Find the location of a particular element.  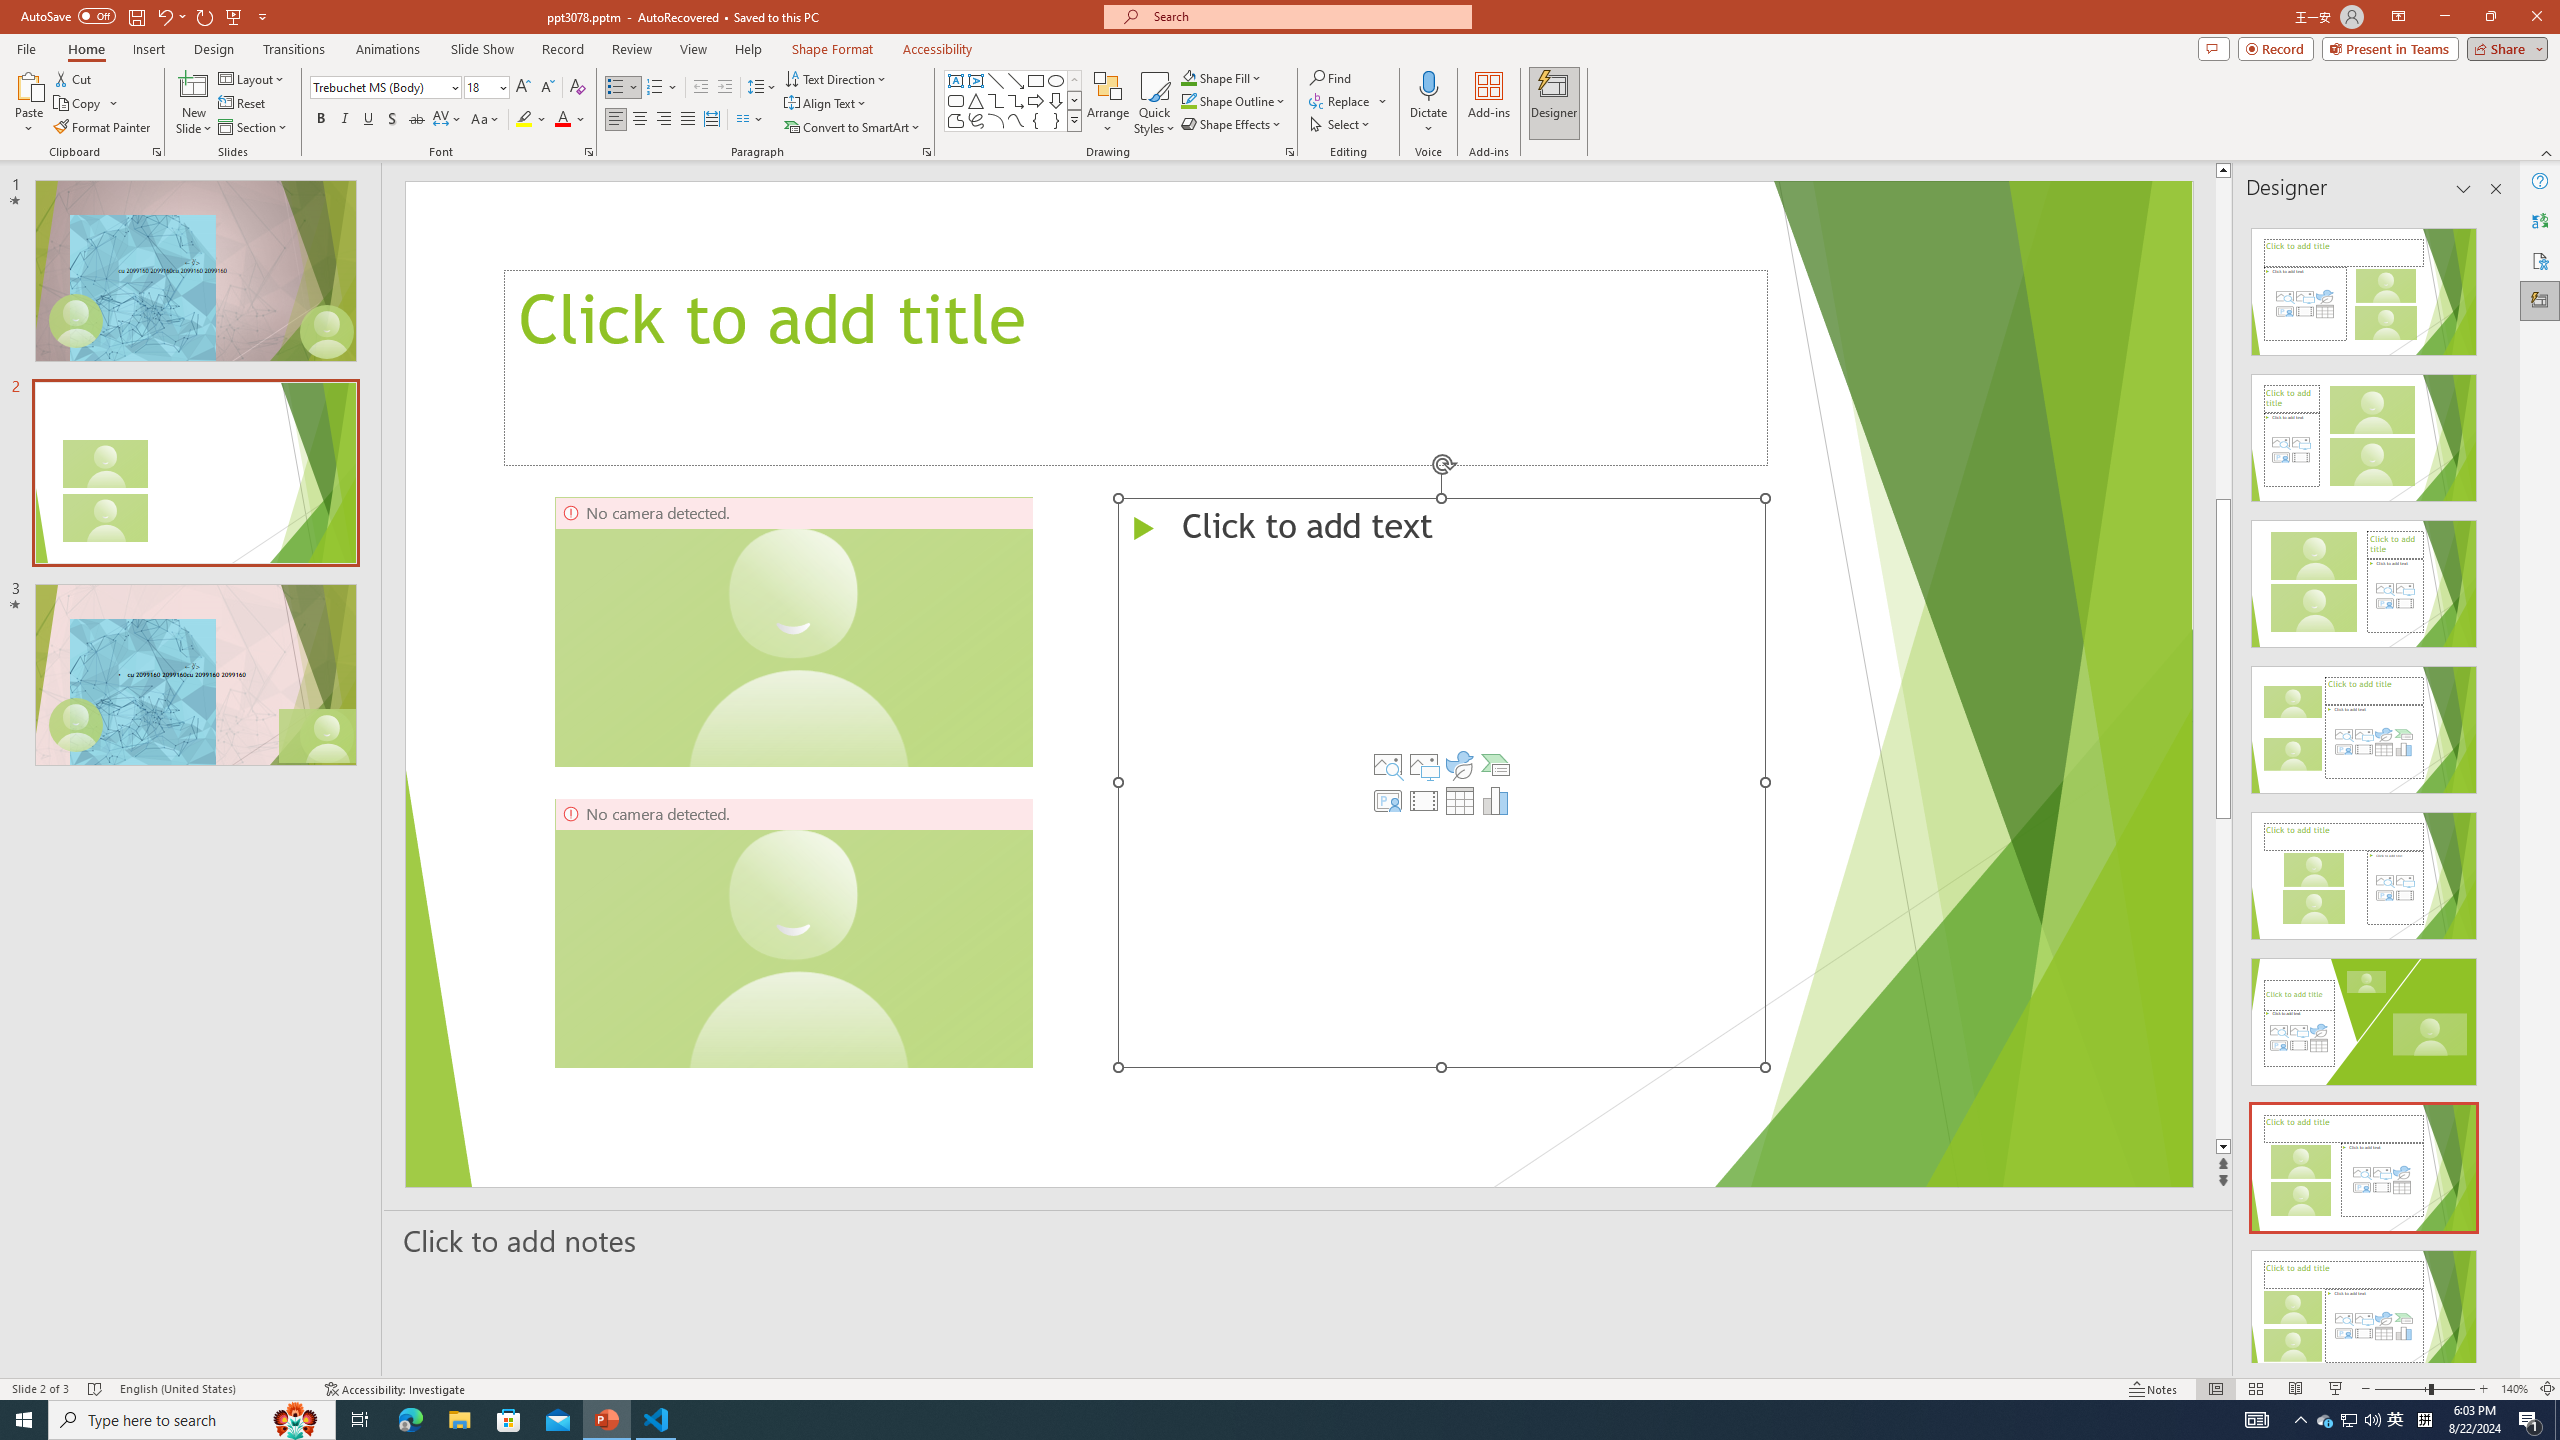

'Shape Fill Dark Green, Accent 2' is located at coordinates (1189, 77).